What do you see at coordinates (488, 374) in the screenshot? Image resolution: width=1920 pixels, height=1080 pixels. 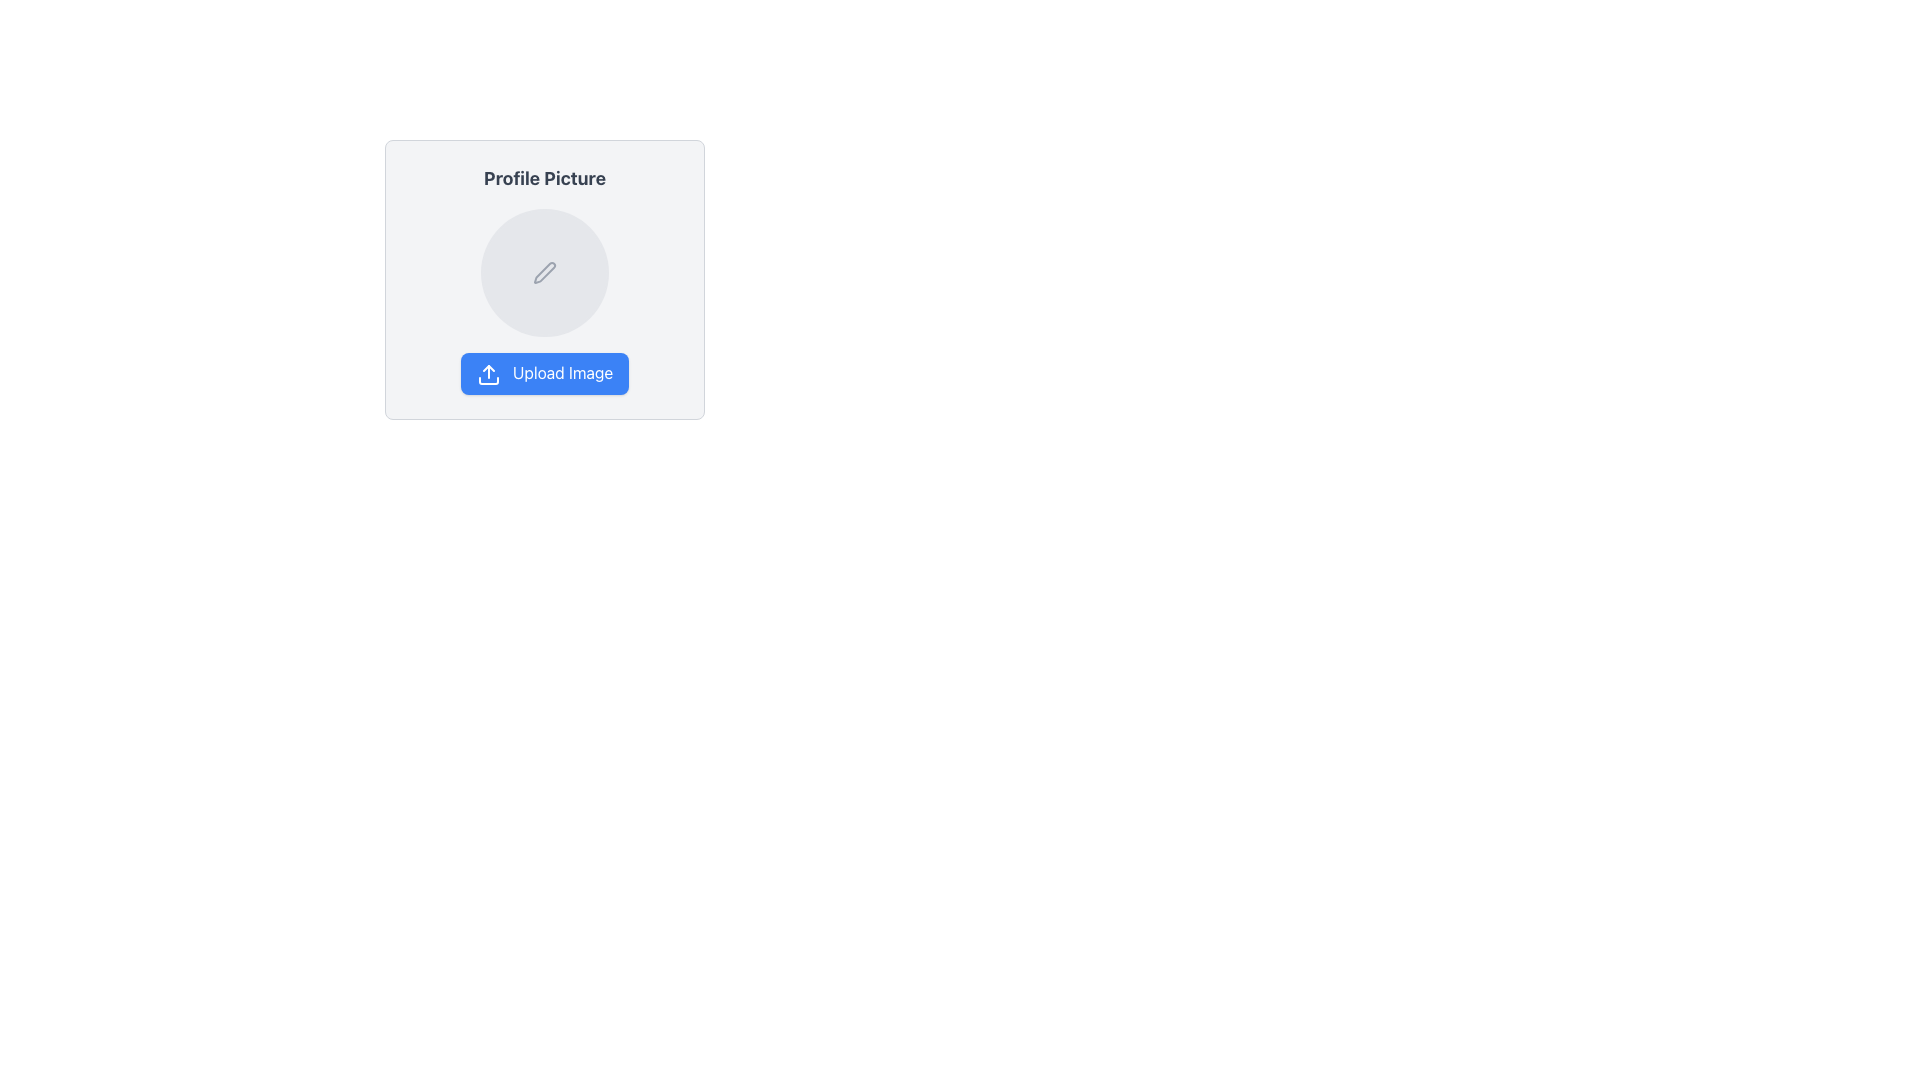 I see `the upload icon located to the left of the 'Upload Image' text within the blue button` at bounding box center [488, 374].